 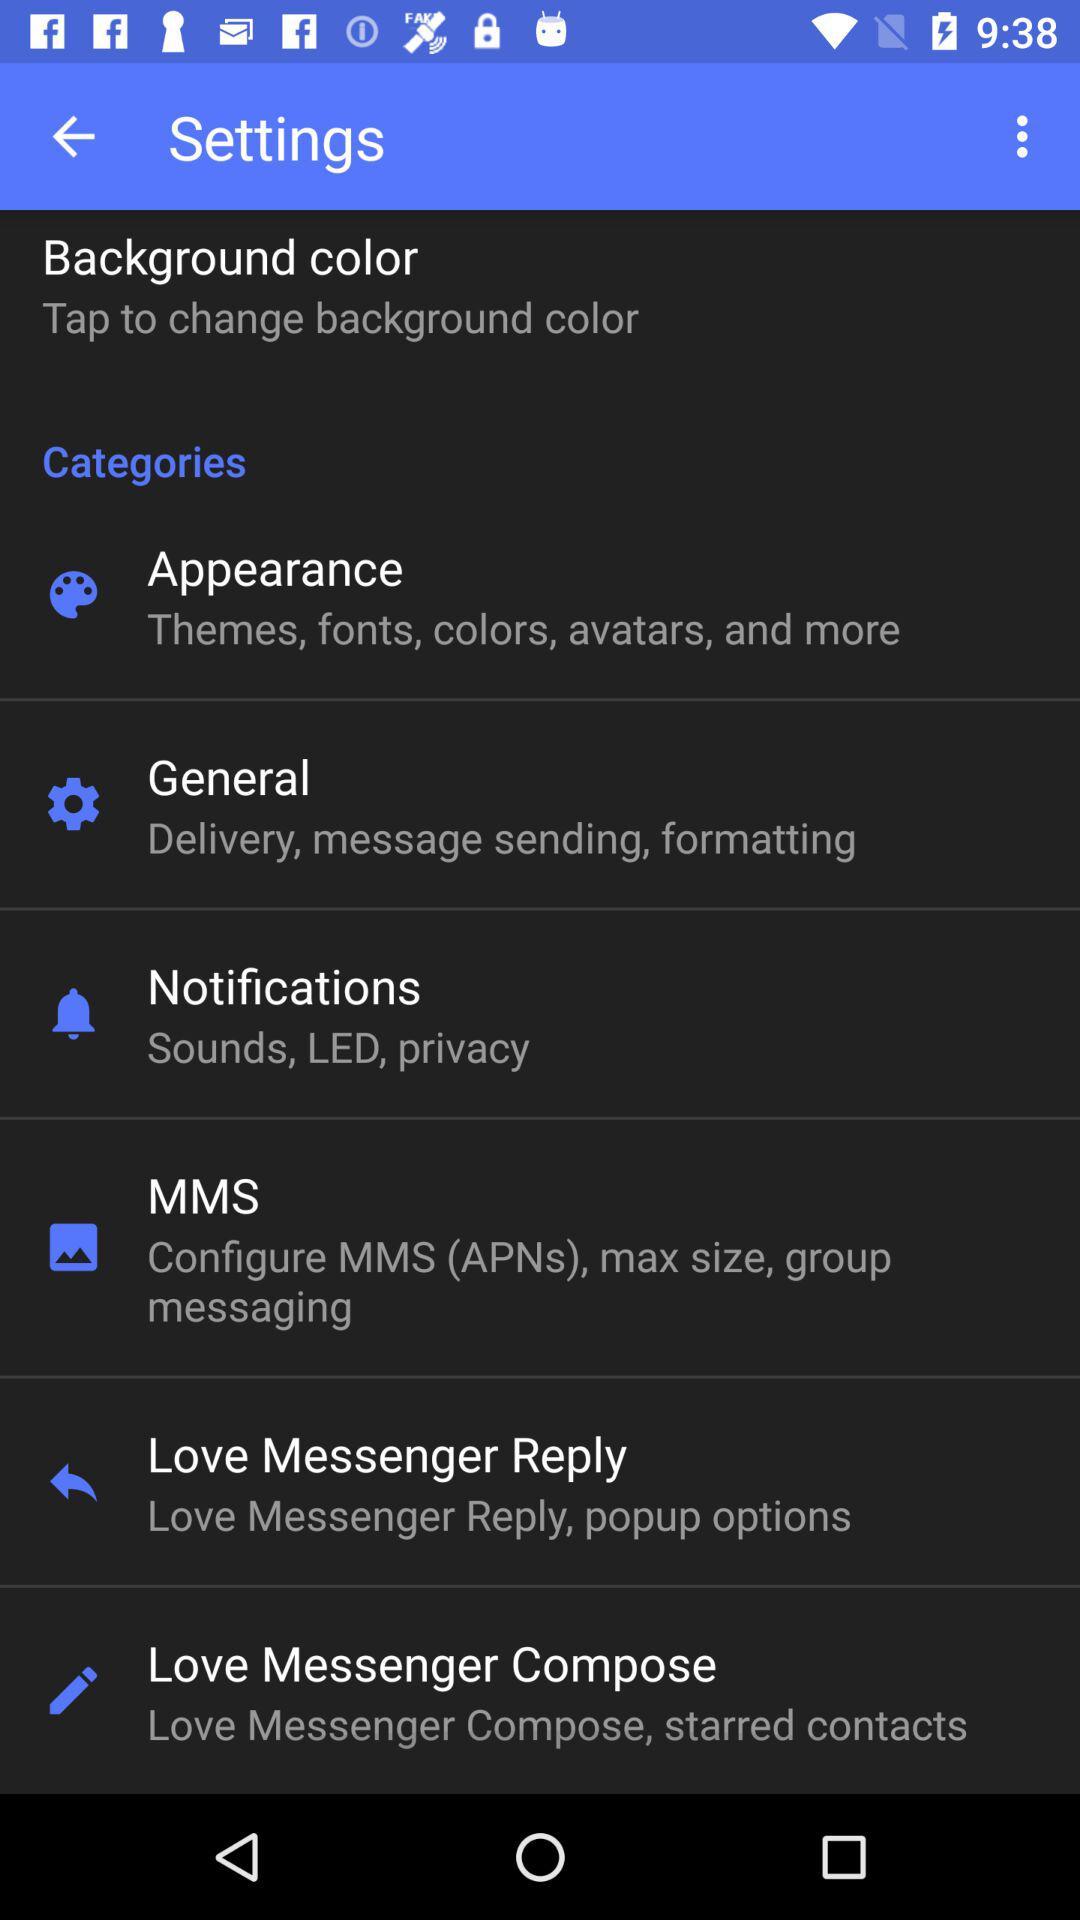 I want to click on the general item, so click(x=228, y=774).